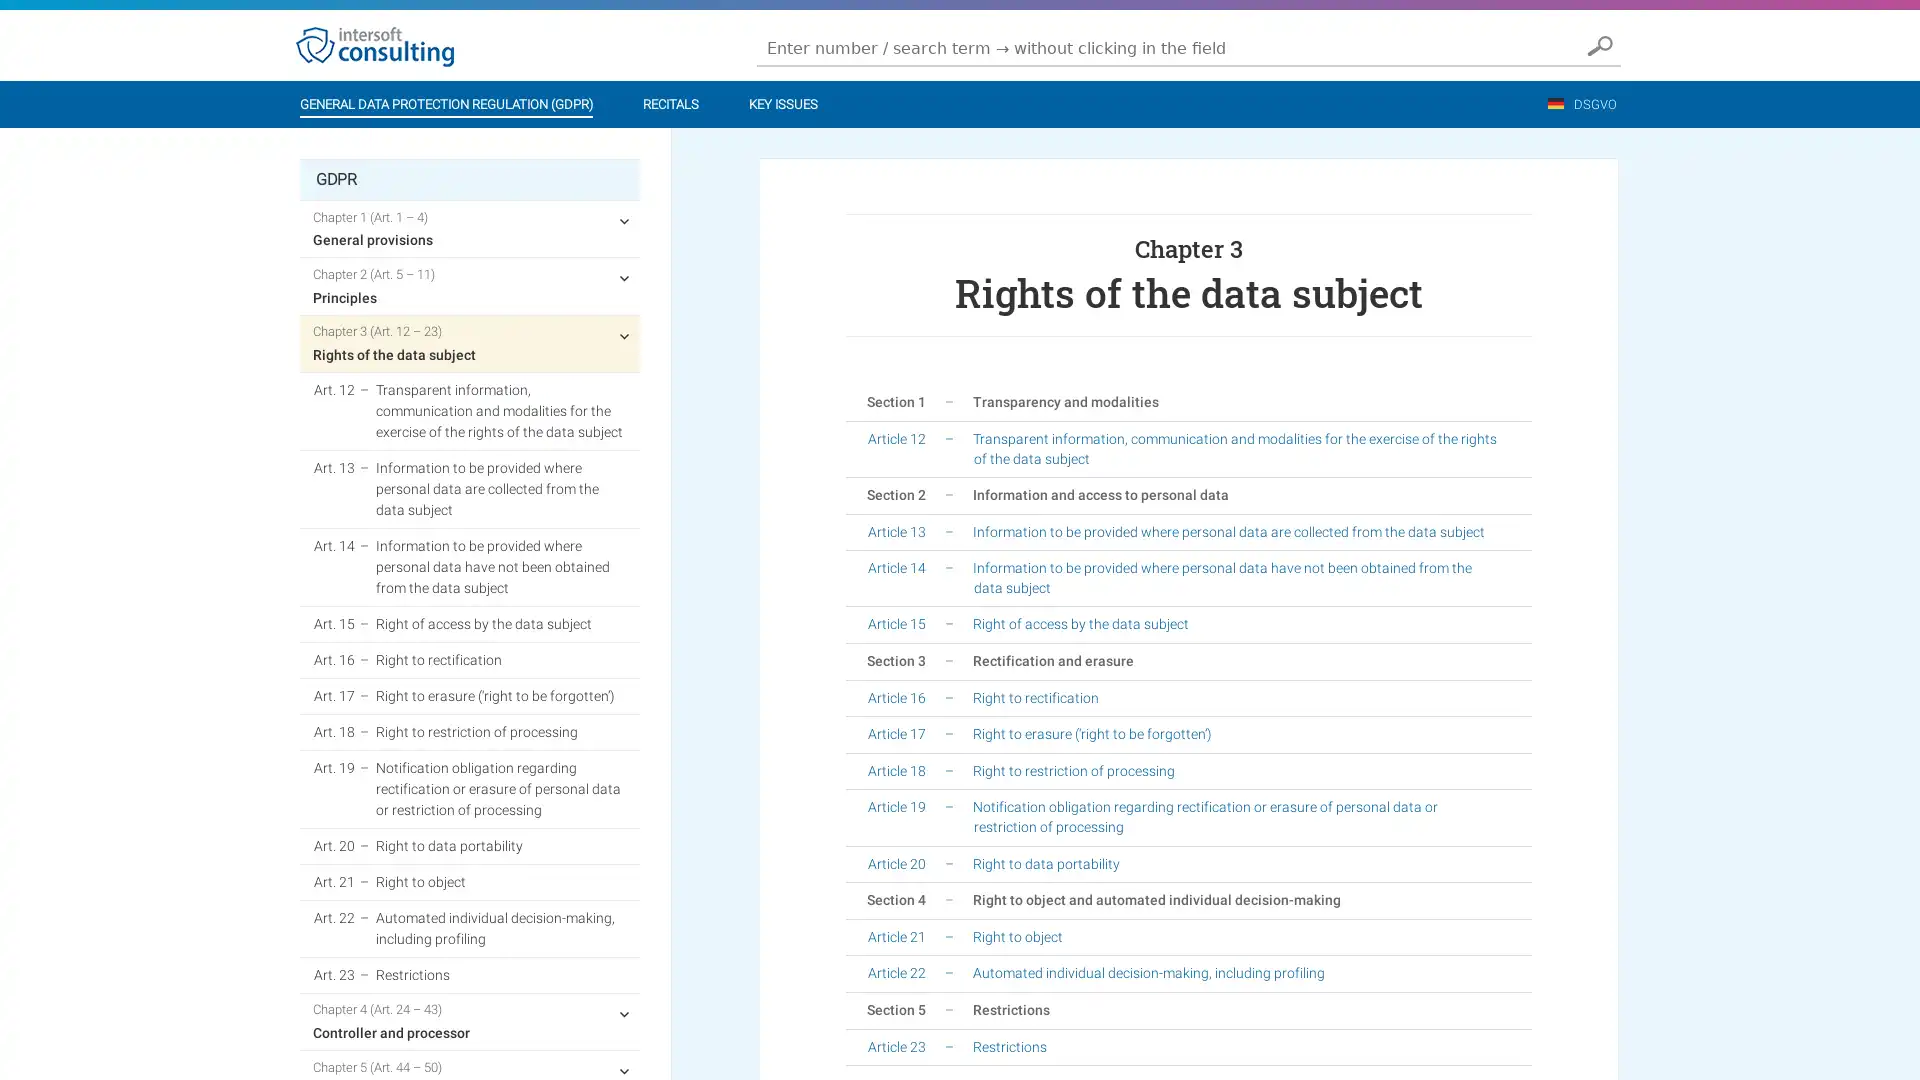 The image size is (1920, 1080). Describe the element at coordinates (623, 334) in the screenshot. I see `expand child menu` at that location.